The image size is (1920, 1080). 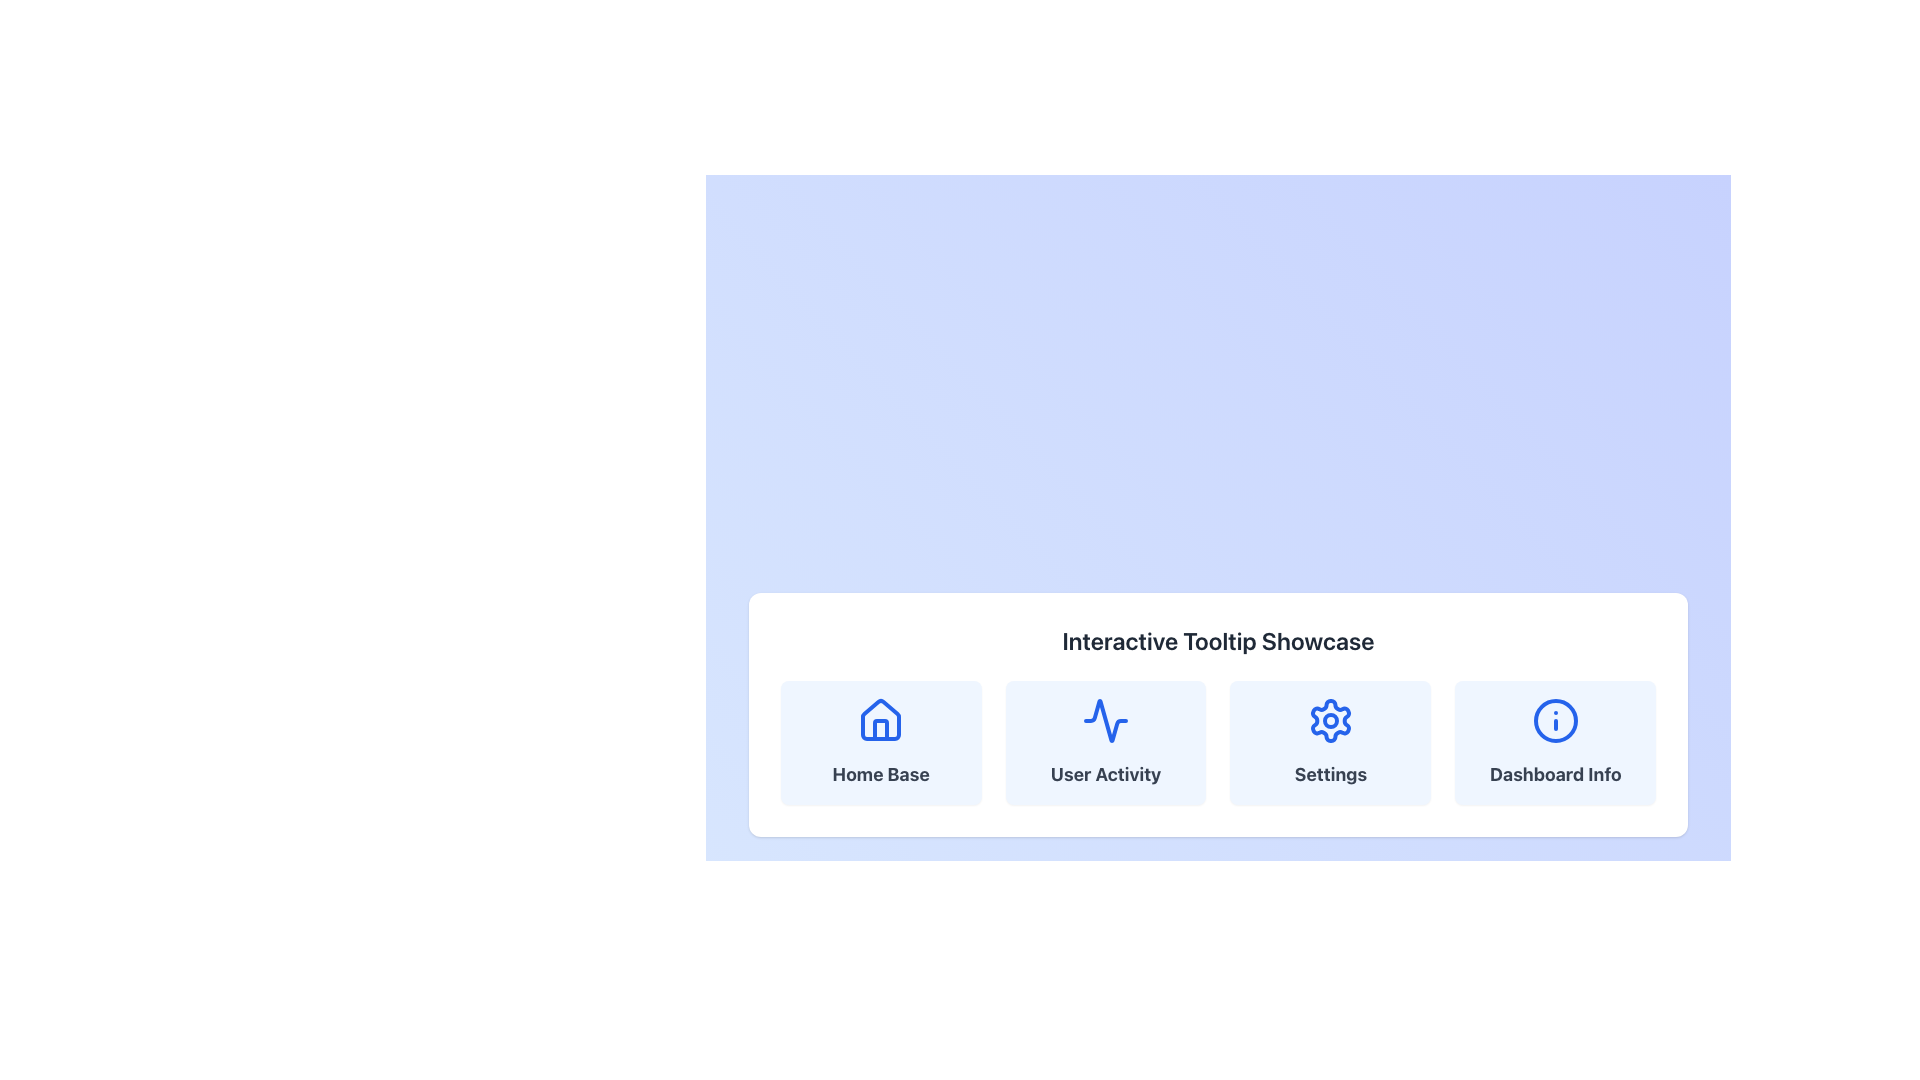 I want to click on the 'Settings' text label which is displayed in bold dark gray font within the third interactive card from the left, located centrally in the lower part of the interface, so click(x=1330, y=774).